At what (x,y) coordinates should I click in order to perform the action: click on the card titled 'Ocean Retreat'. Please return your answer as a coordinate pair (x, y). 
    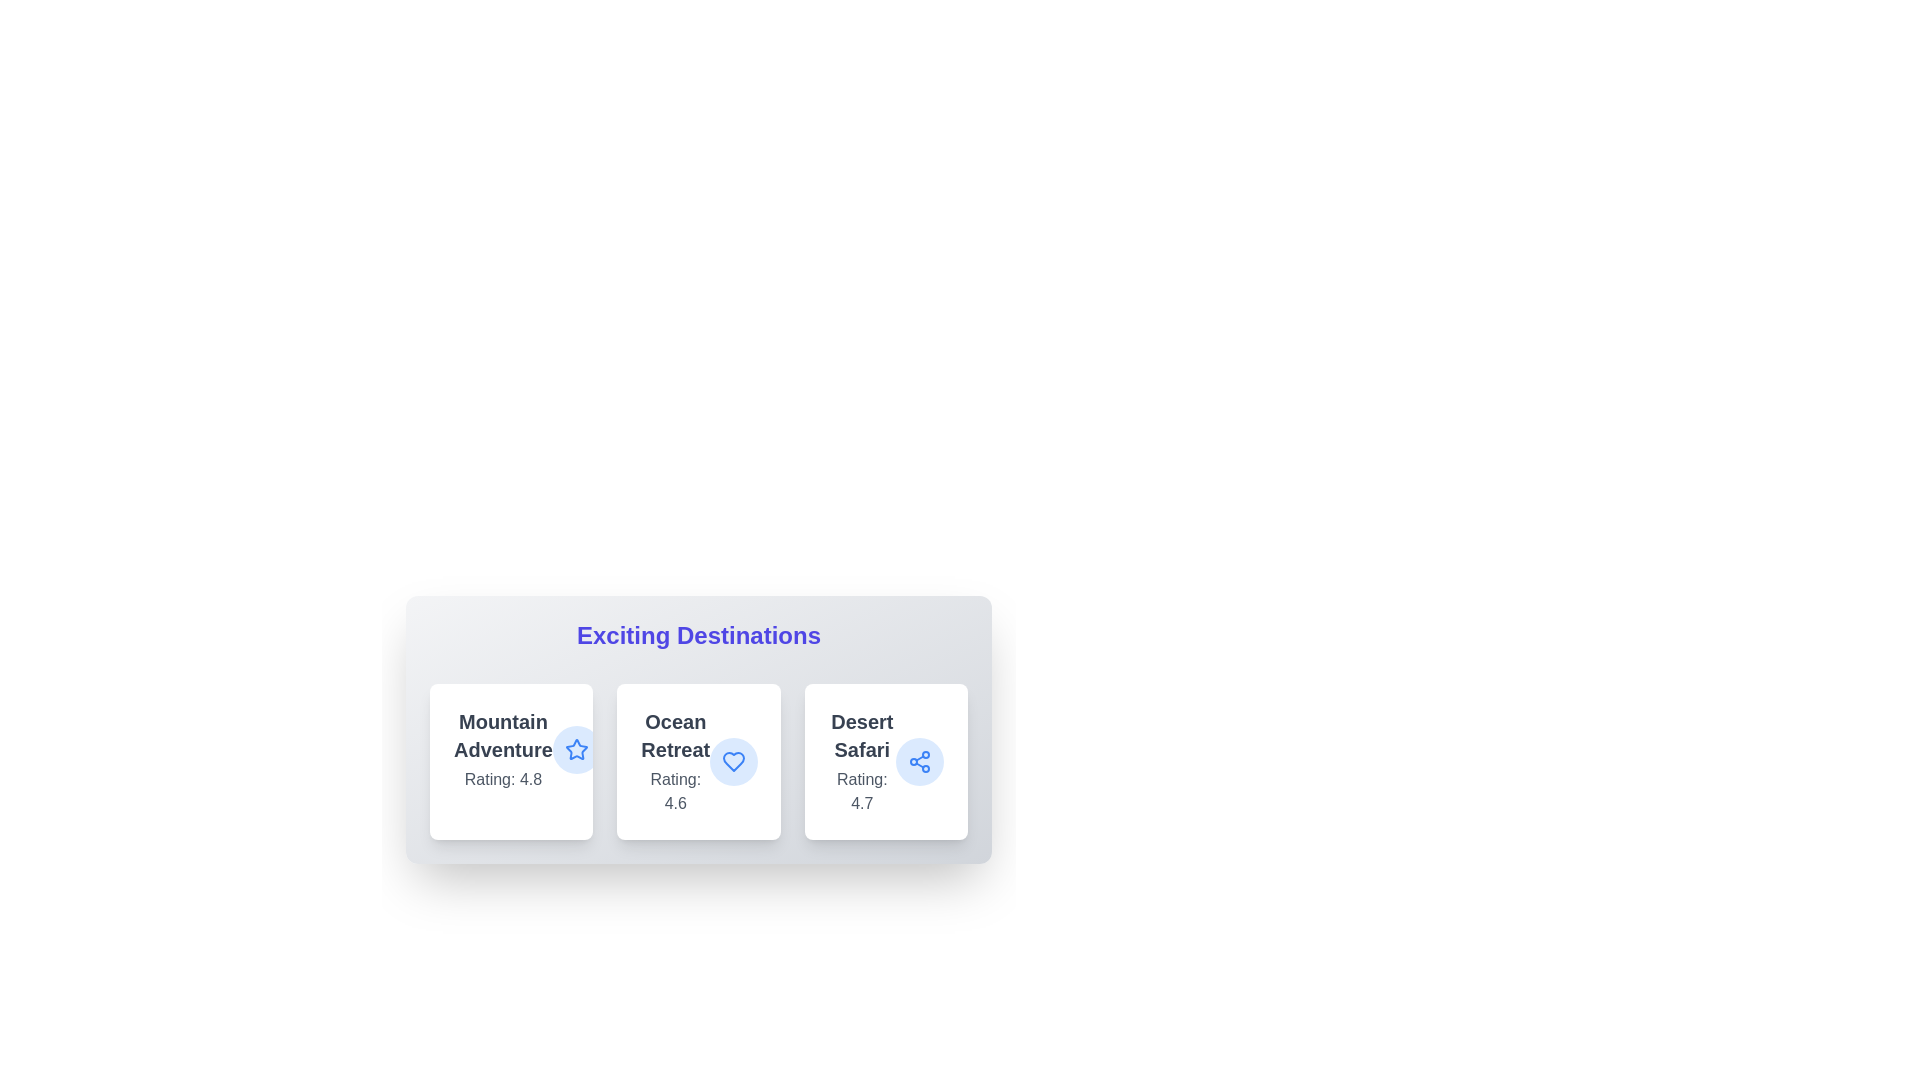
    Looking at the image, I should click on (699, 762).